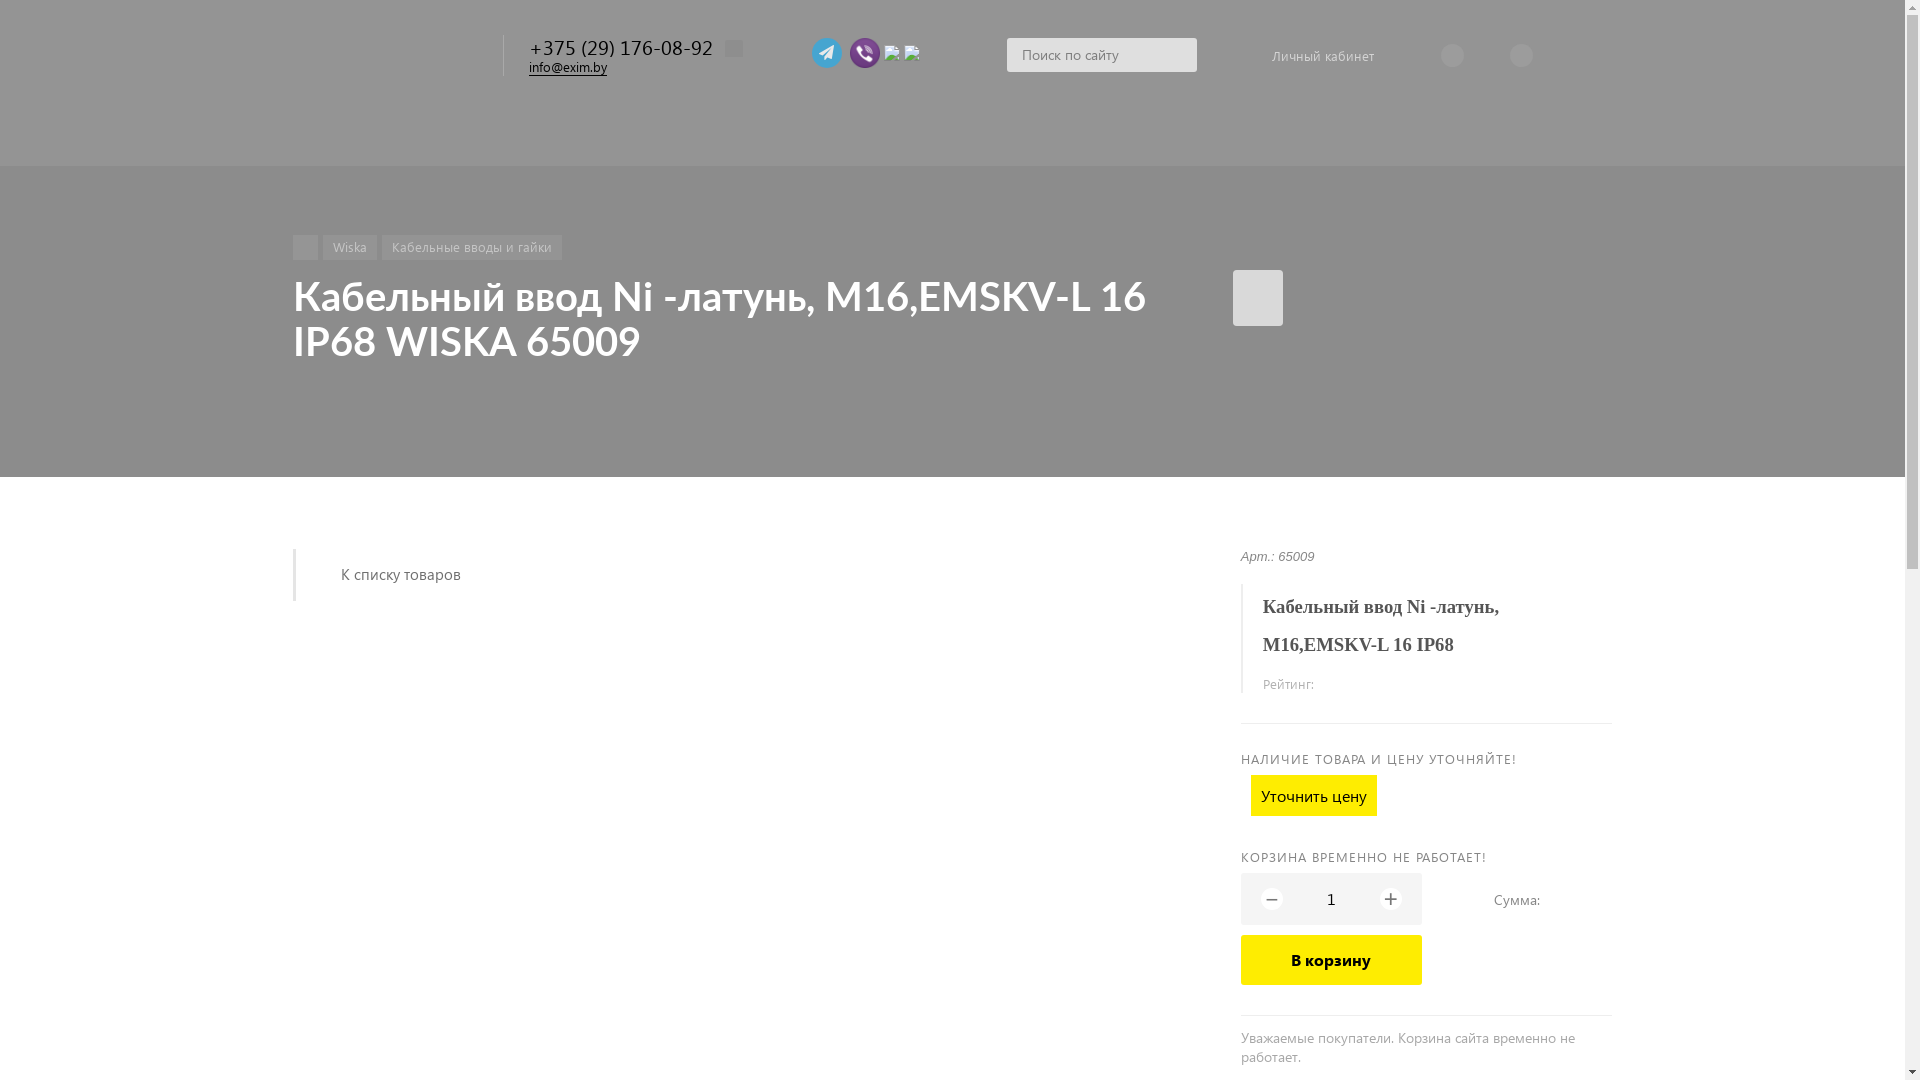 This screenshot has width=1920, height=1080. I want to click on 'Wiska', so click(349, 246).